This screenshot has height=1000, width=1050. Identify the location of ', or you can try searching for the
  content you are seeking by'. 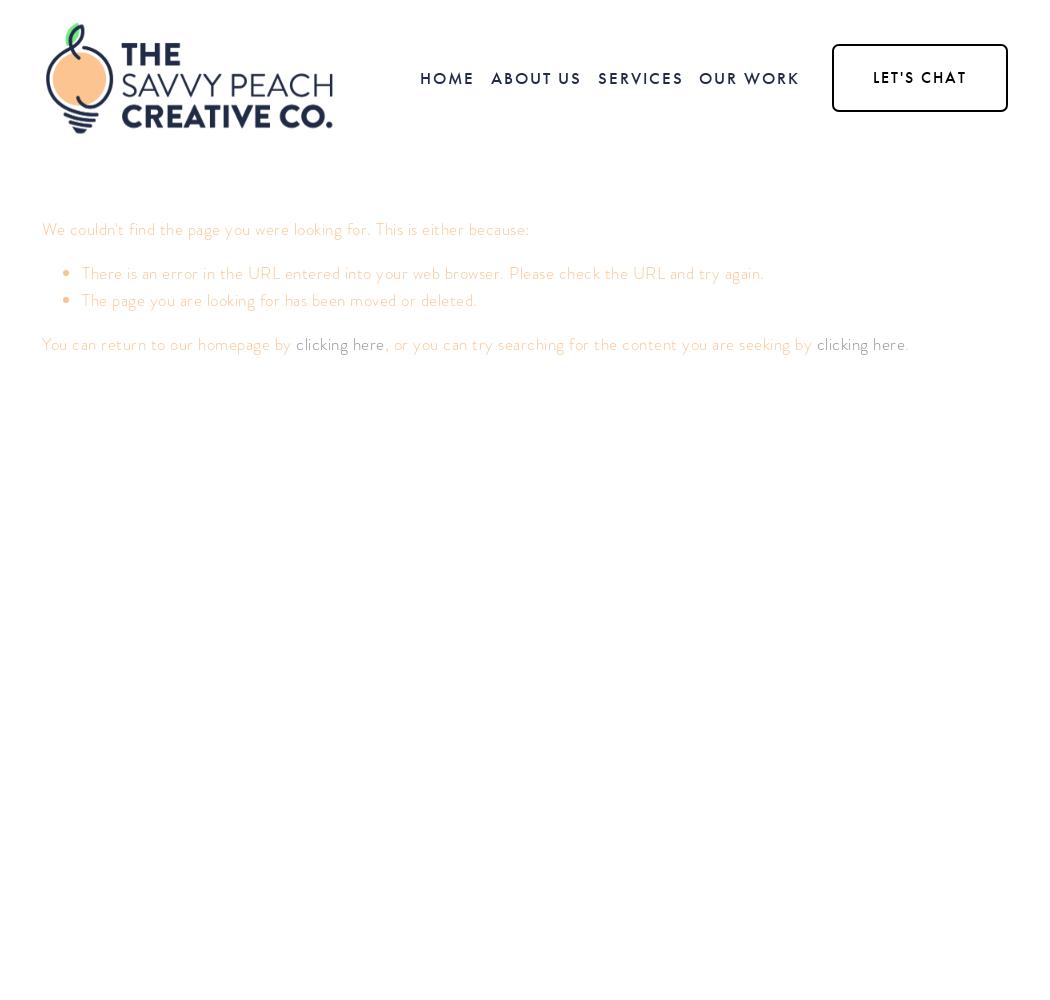
(598, 343).